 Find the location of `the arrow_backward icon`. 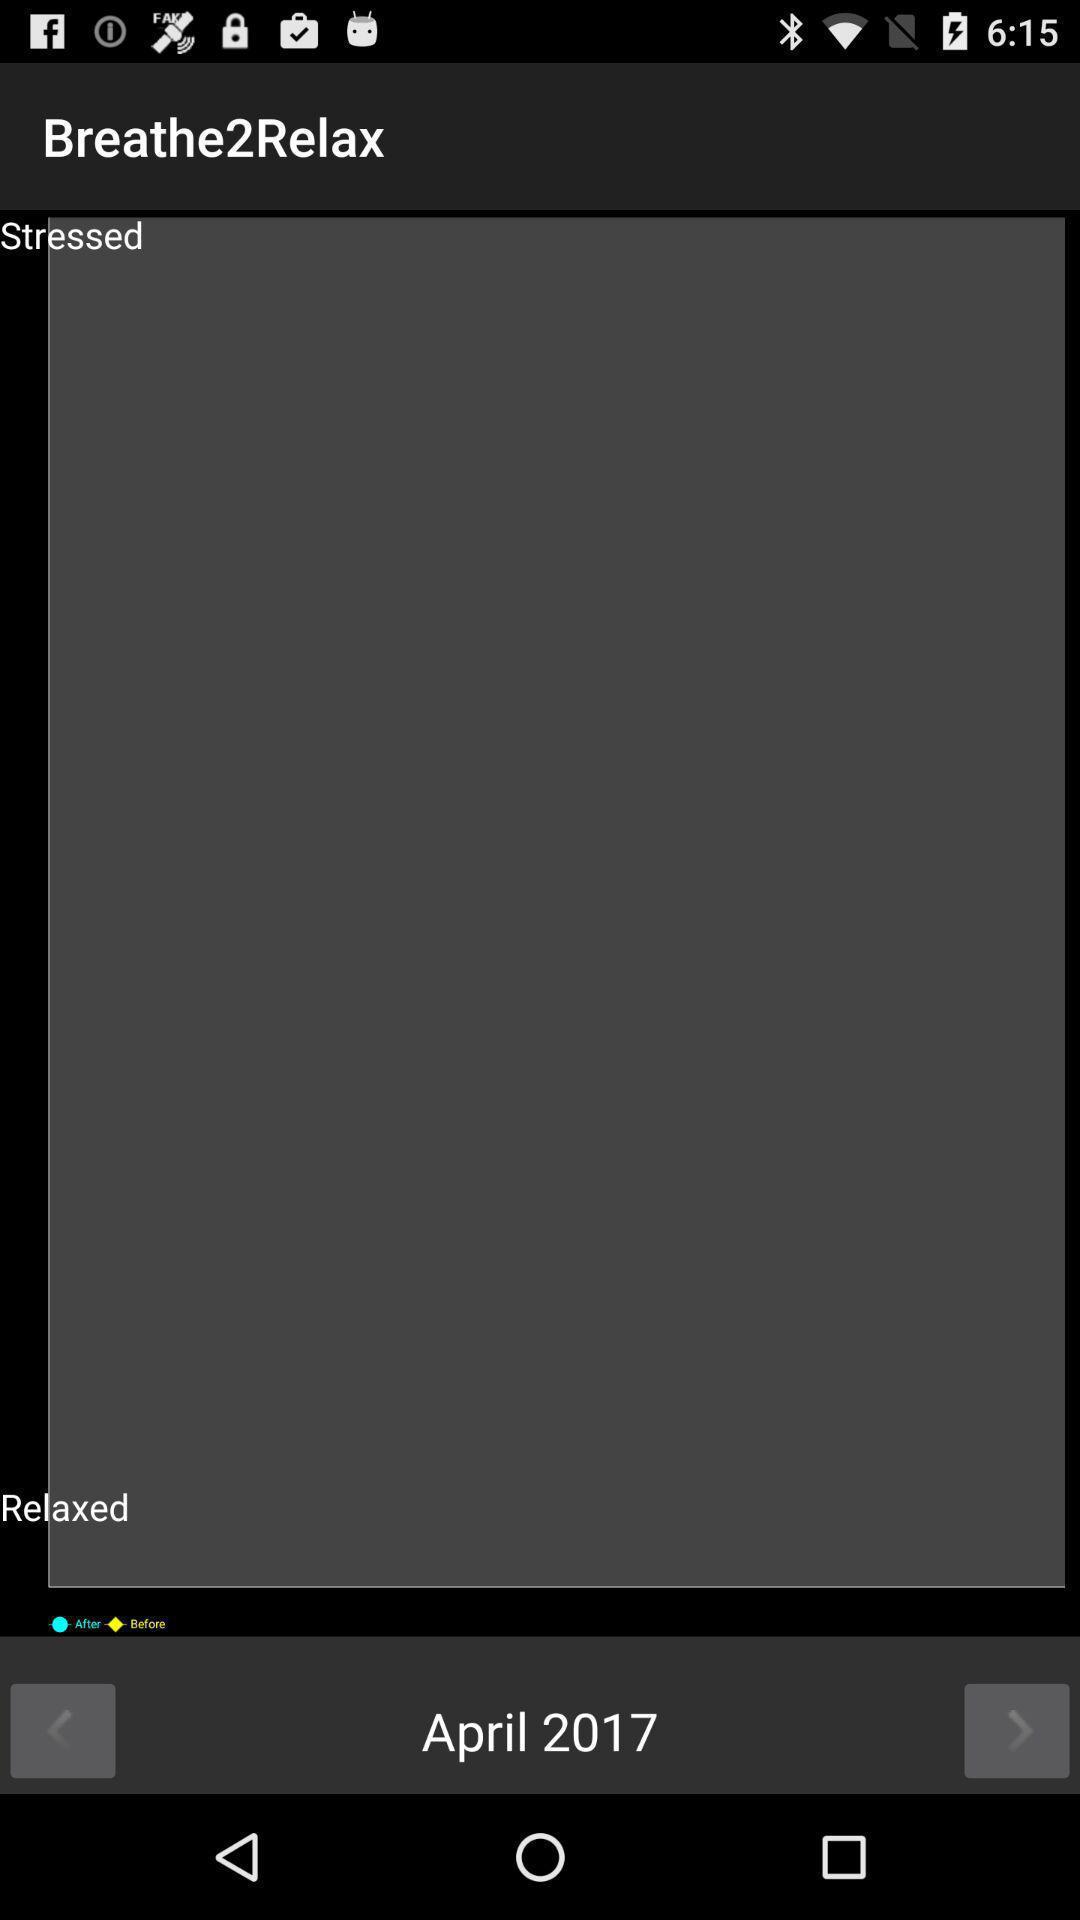

the arrow_backward icon is located at coordinates (61, 1851).